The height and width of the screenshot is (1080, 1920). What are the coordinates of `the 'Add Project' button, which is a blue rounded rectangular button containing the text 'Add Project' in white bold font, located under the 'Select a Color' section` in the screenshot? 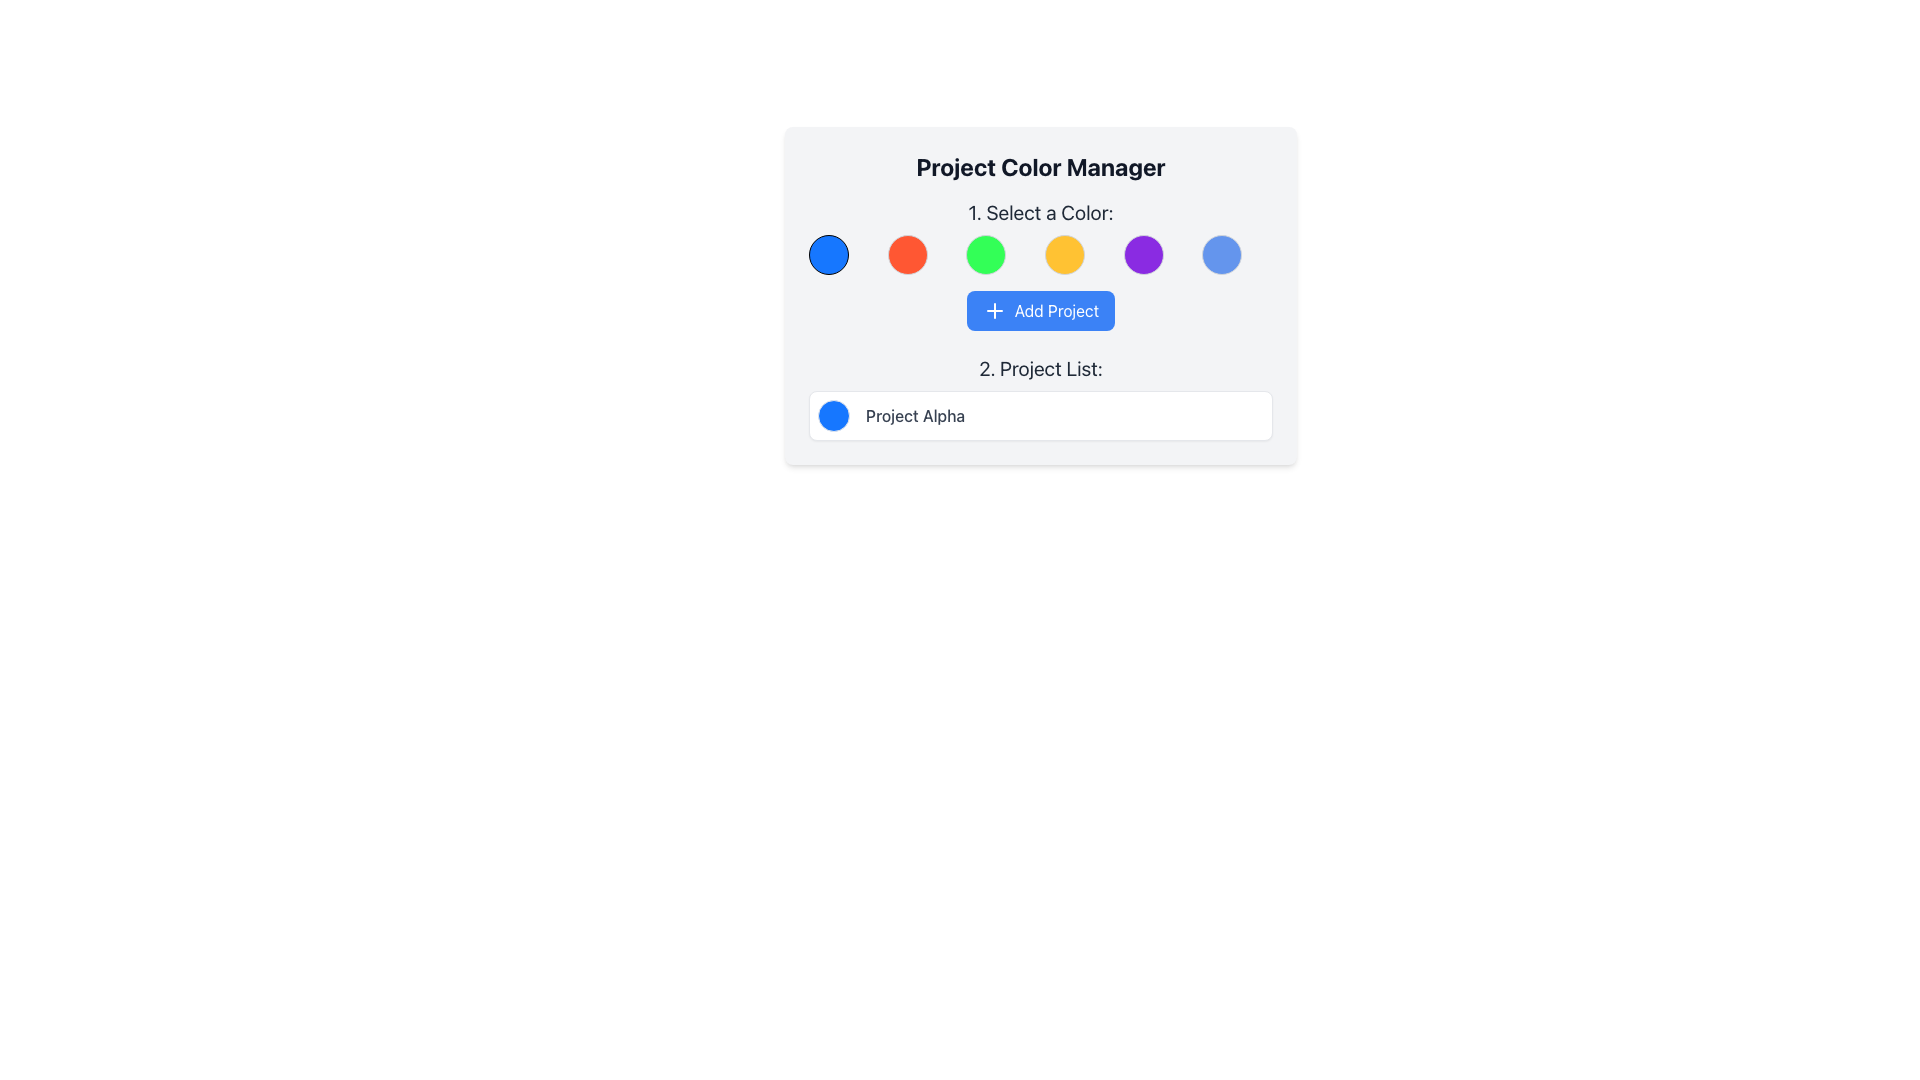 It's located at (1055, 311).